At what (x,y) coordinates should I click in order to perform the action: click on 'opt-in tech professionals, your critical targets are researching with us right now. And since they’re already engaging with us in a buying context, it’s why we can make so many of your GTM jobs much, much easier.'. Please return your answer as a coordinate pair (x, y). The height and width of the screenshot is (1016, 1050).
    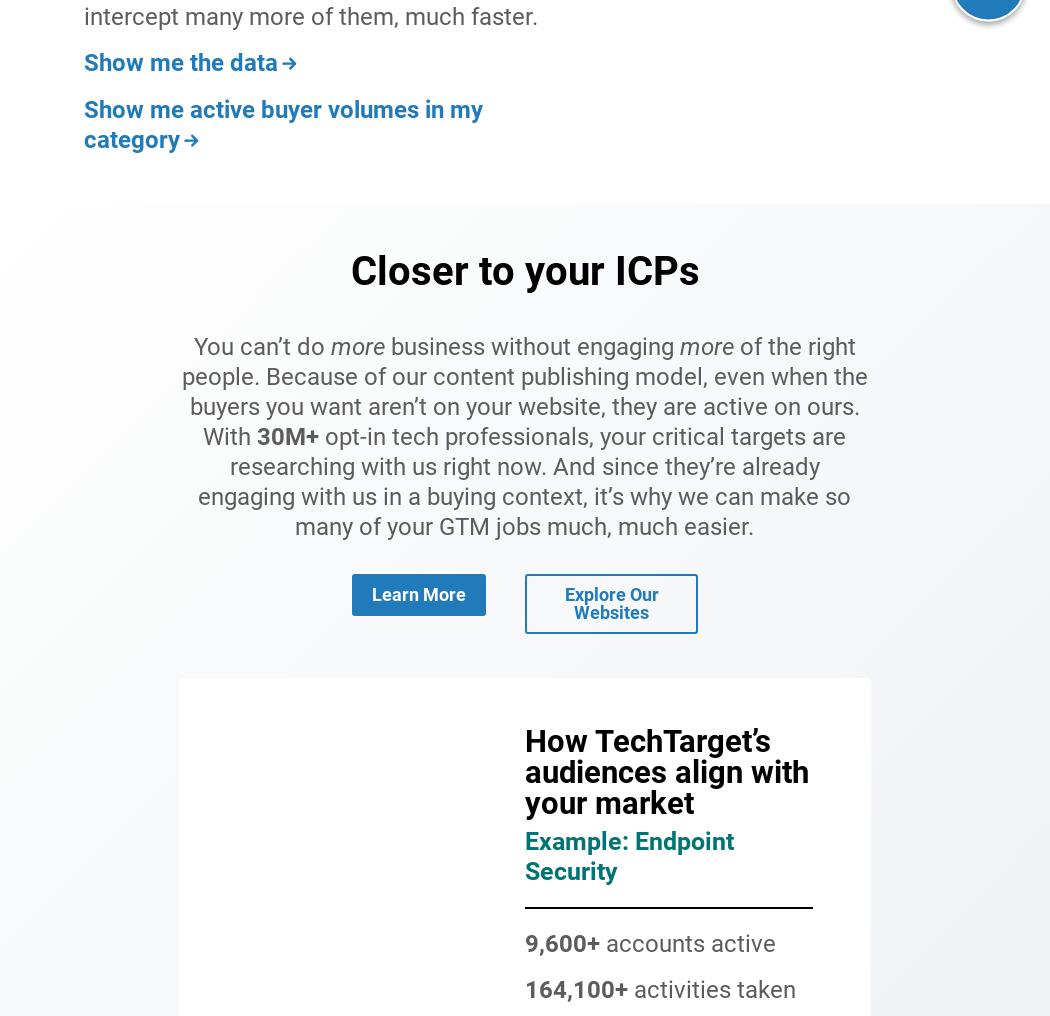
    Looking at the image, I should click on (523, 480).